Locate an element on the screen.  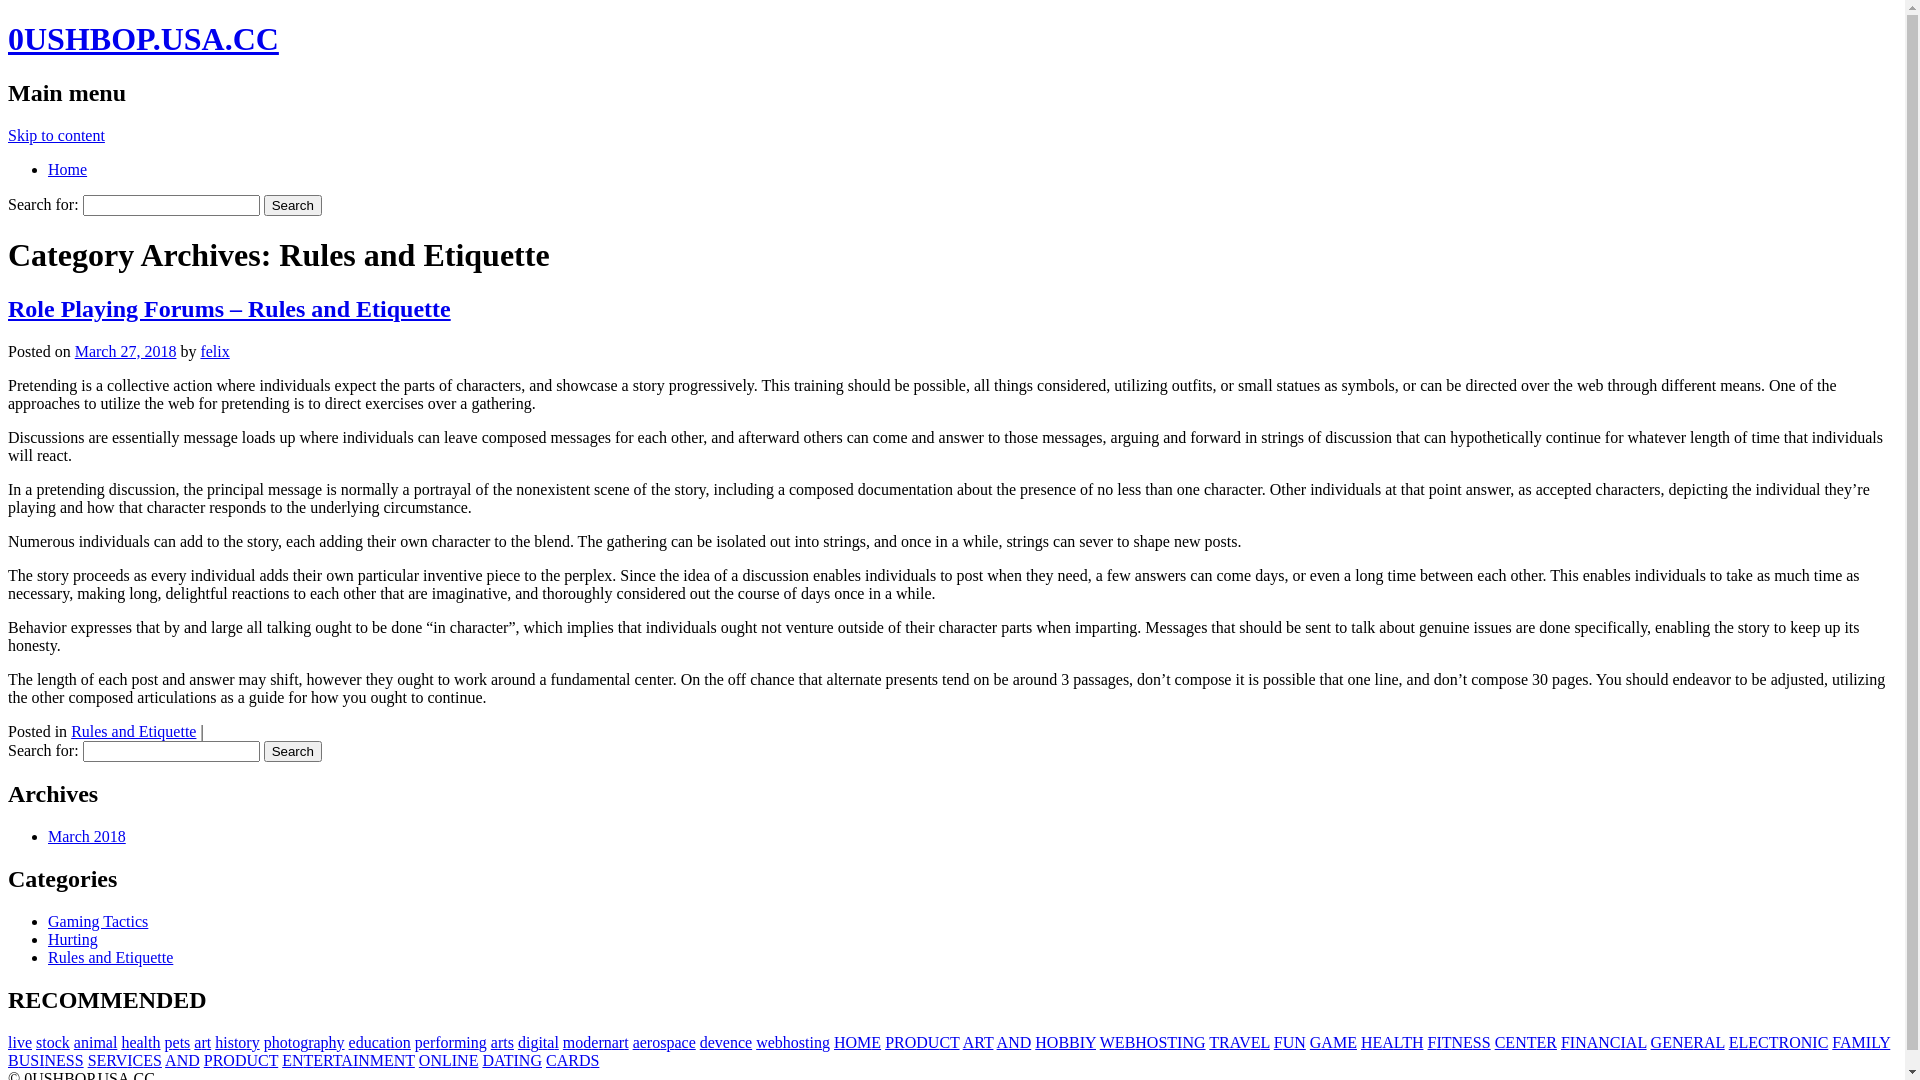
'March 2018' is located at coordinates (85, 836).